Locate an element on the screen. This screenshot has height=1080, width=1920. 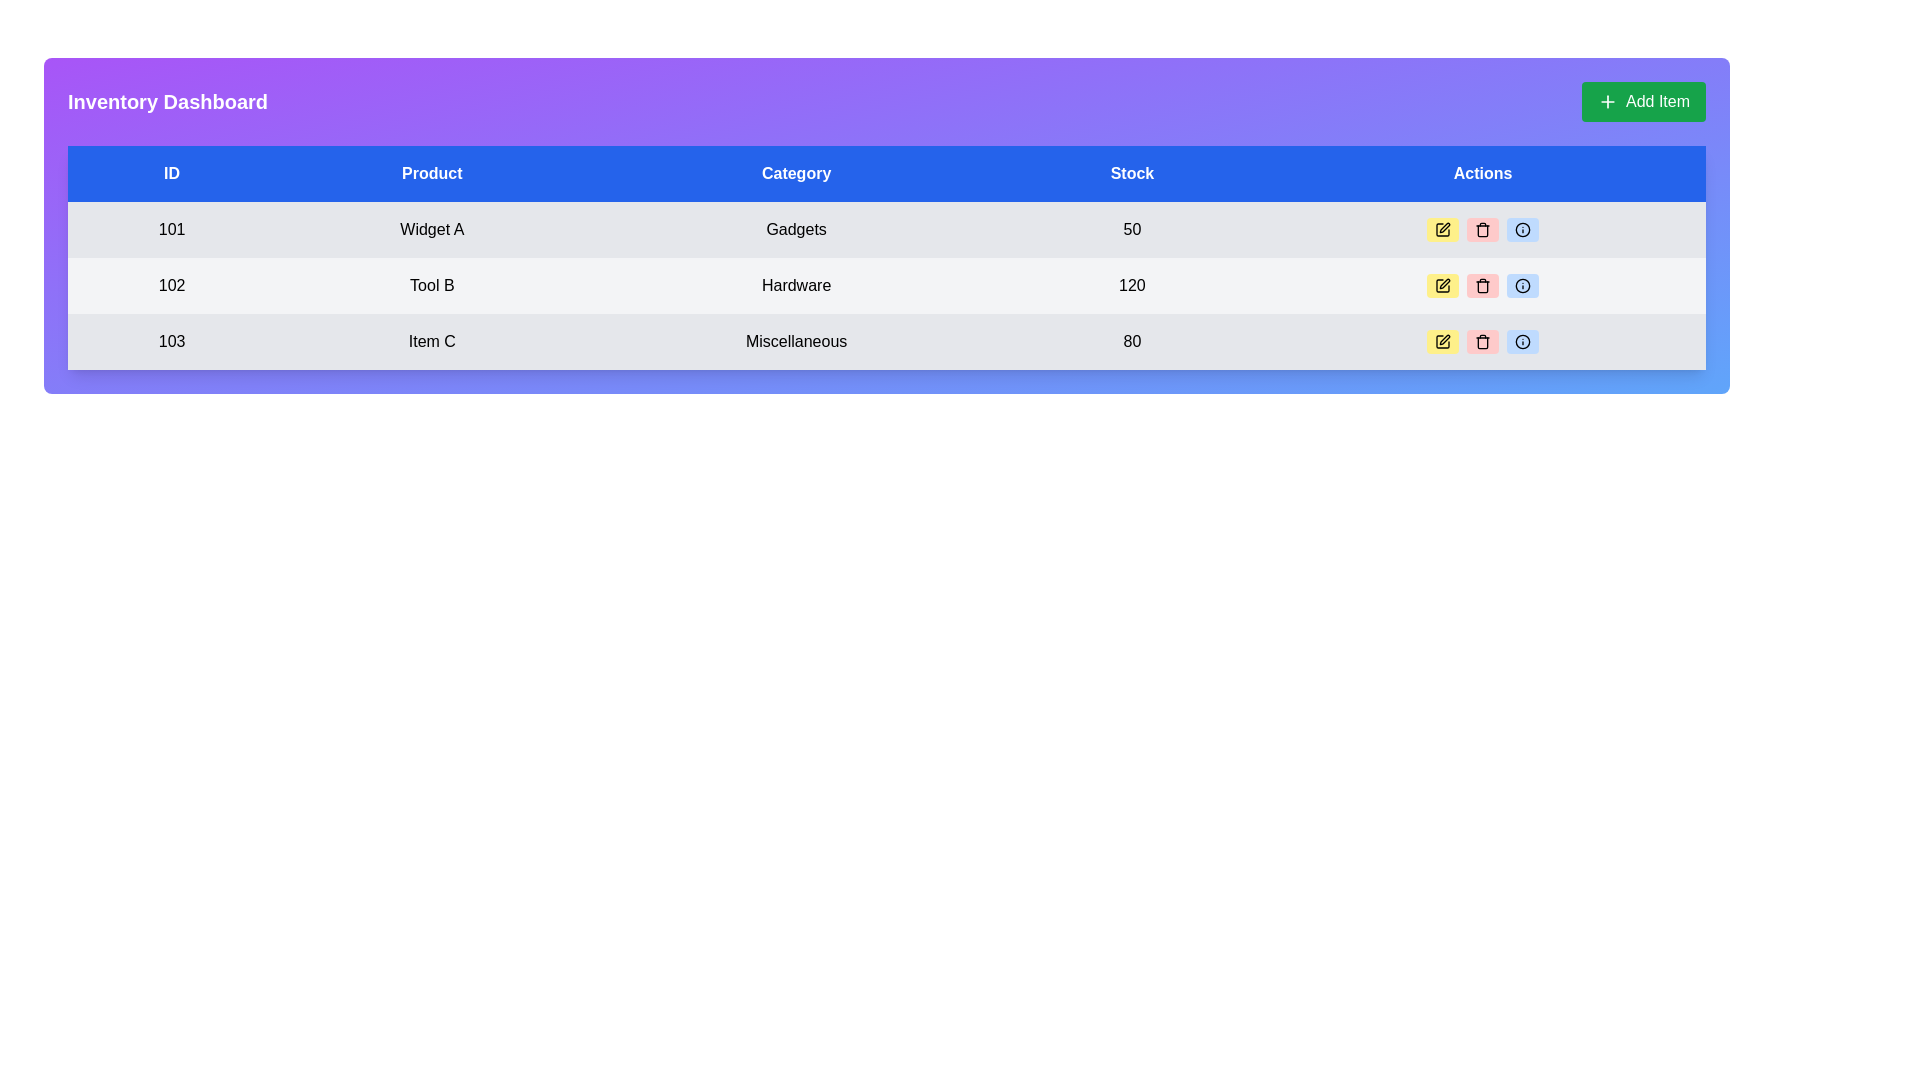
the numerical text '103' displayed in a bold, centered font style within the first column of the third row of the table is located at coordinates (172, 341).